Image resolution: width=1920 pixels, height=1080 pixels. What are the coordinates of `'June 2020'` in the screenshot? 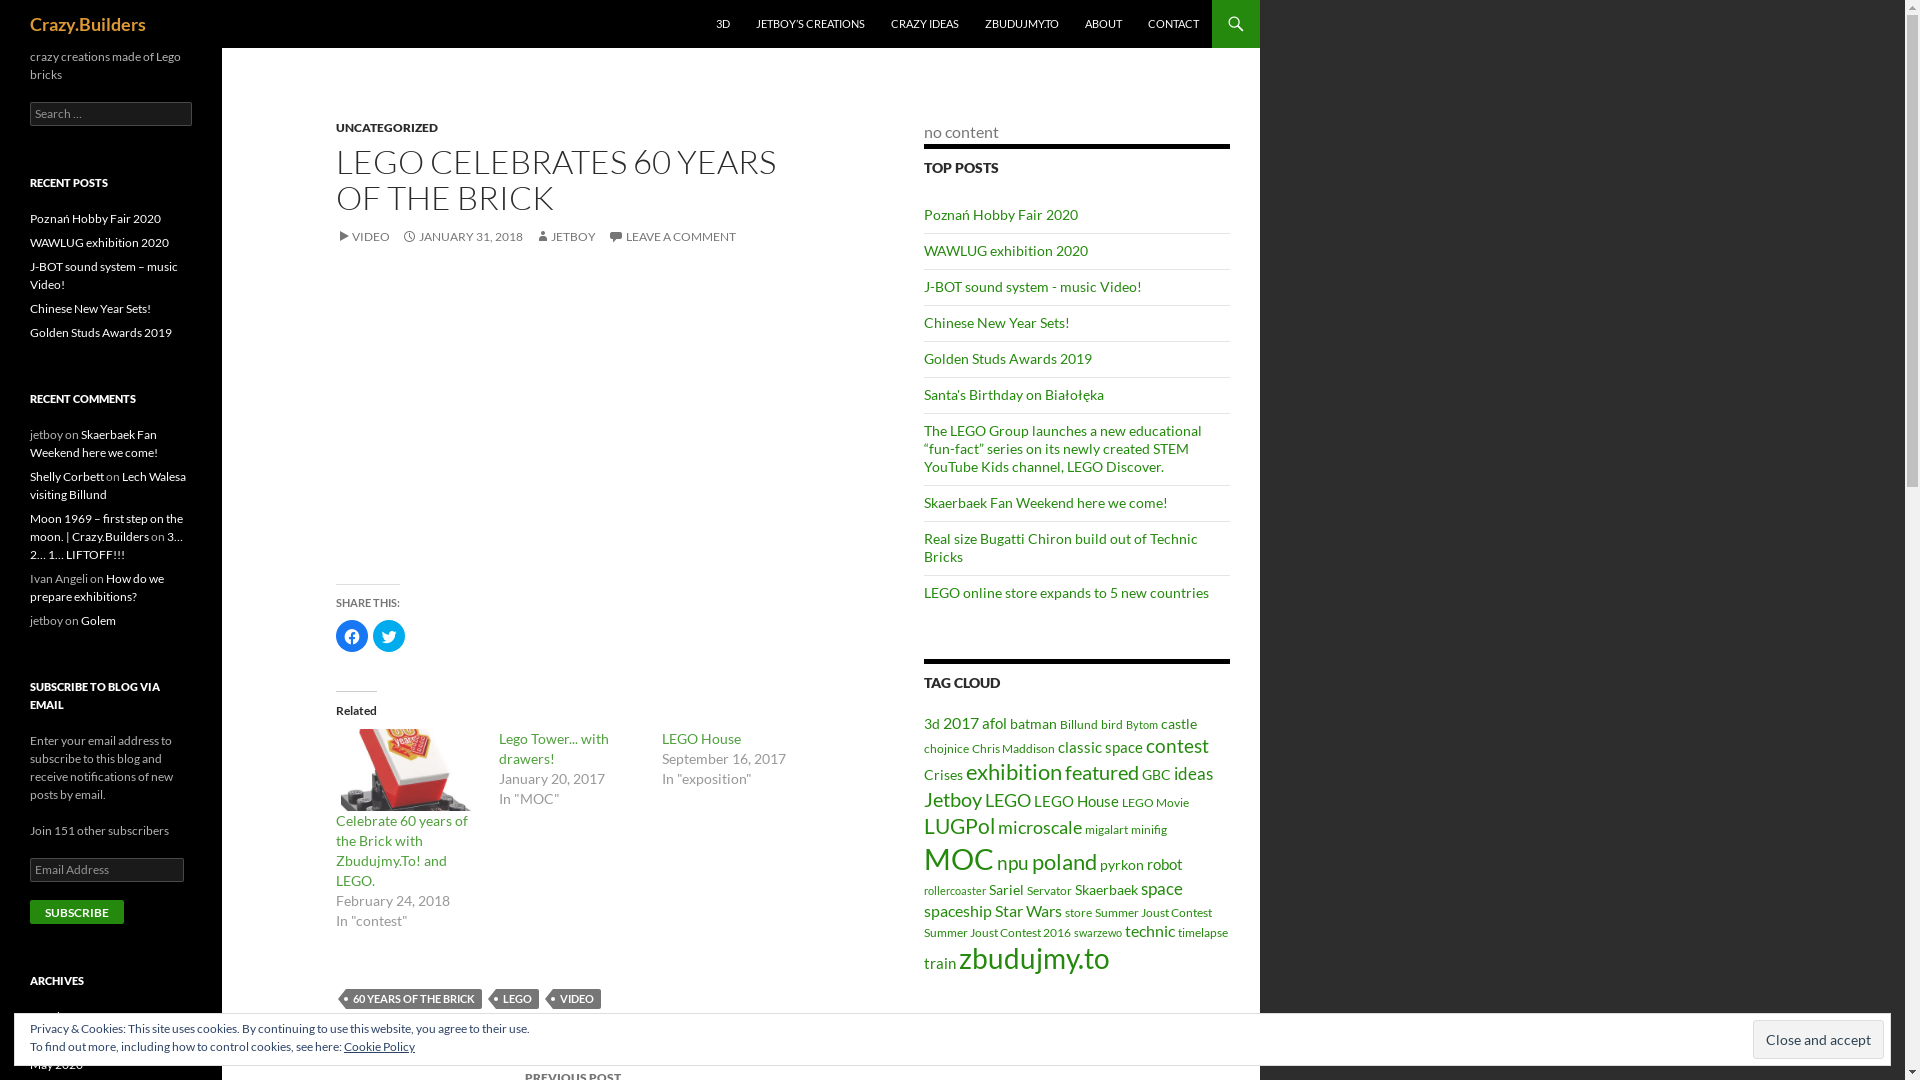 It's located at (57, 1039).